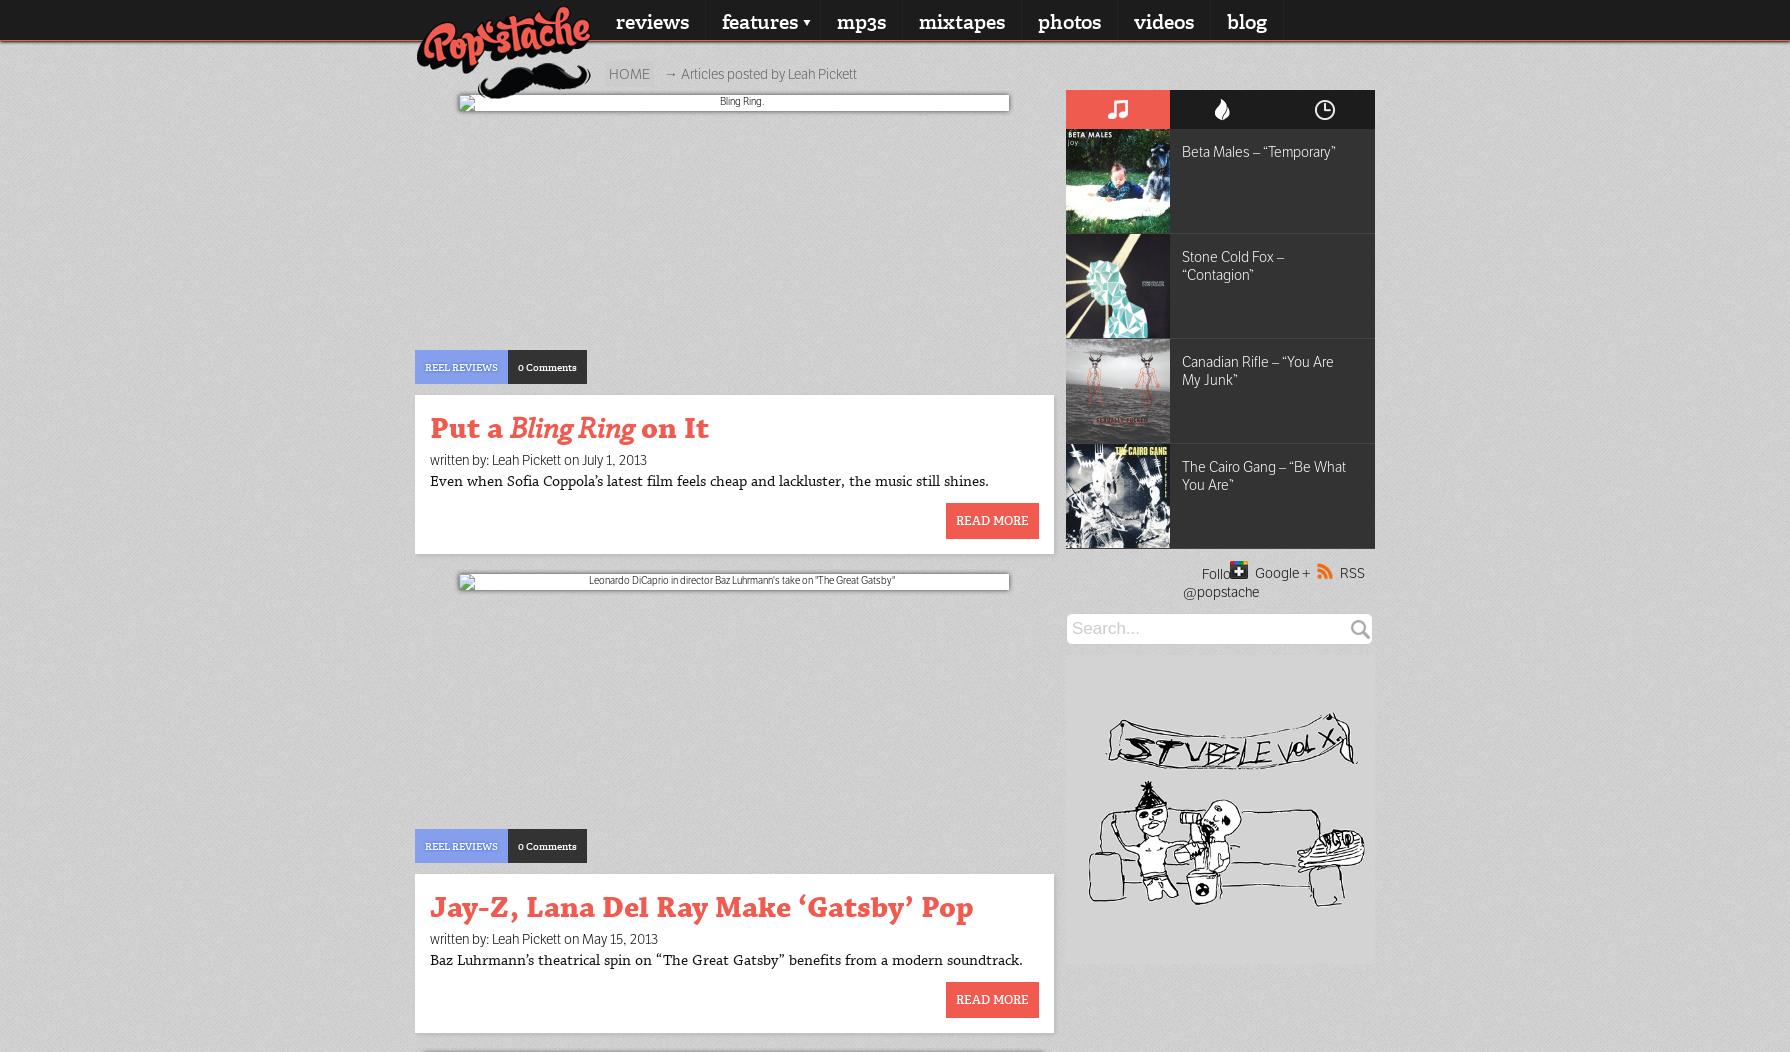  What do you see at coordinates (701, 907) in the screenshot?
I see `'Jay-Z, Lana Del Ray Make ‘Gatsby’ Pop'` at bounding box center [701, 907].